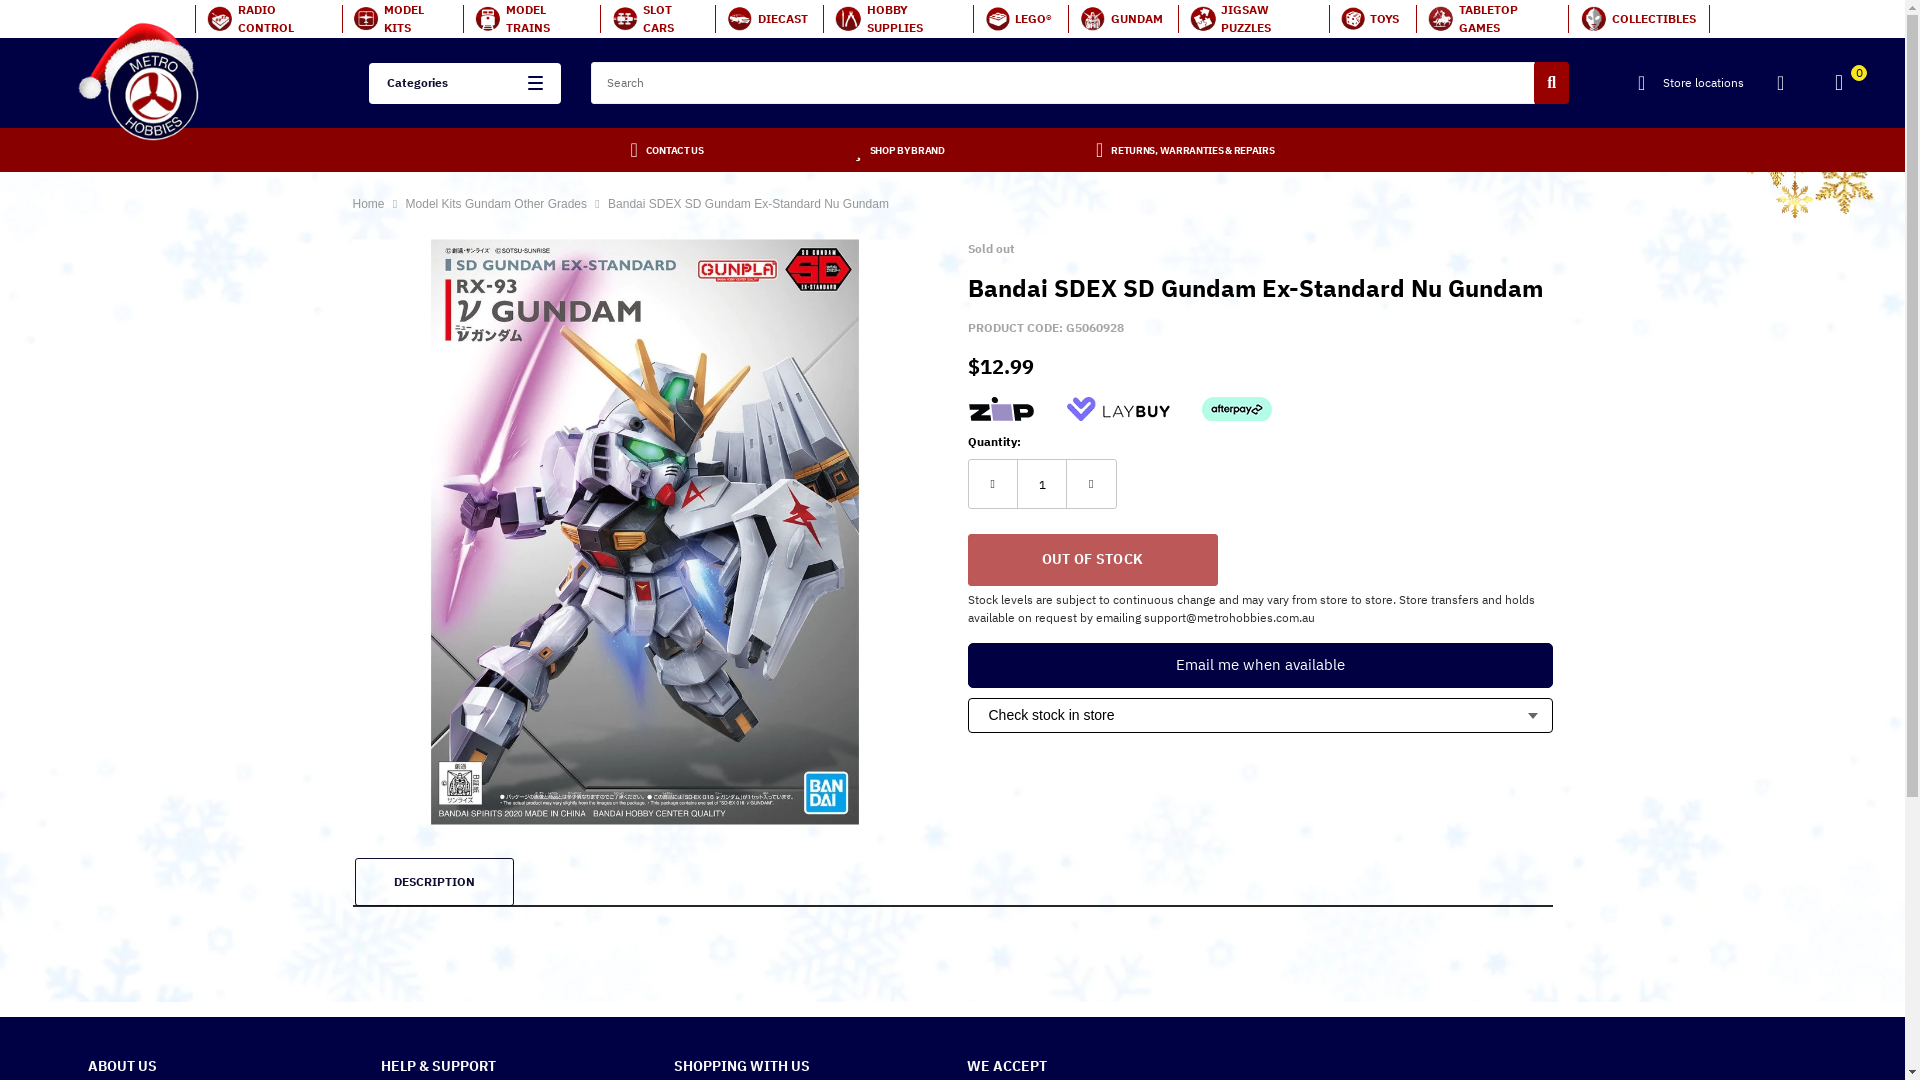 The image size is (1920, 1080). I want to click on 'GUNDAM', so click(1123, 19).